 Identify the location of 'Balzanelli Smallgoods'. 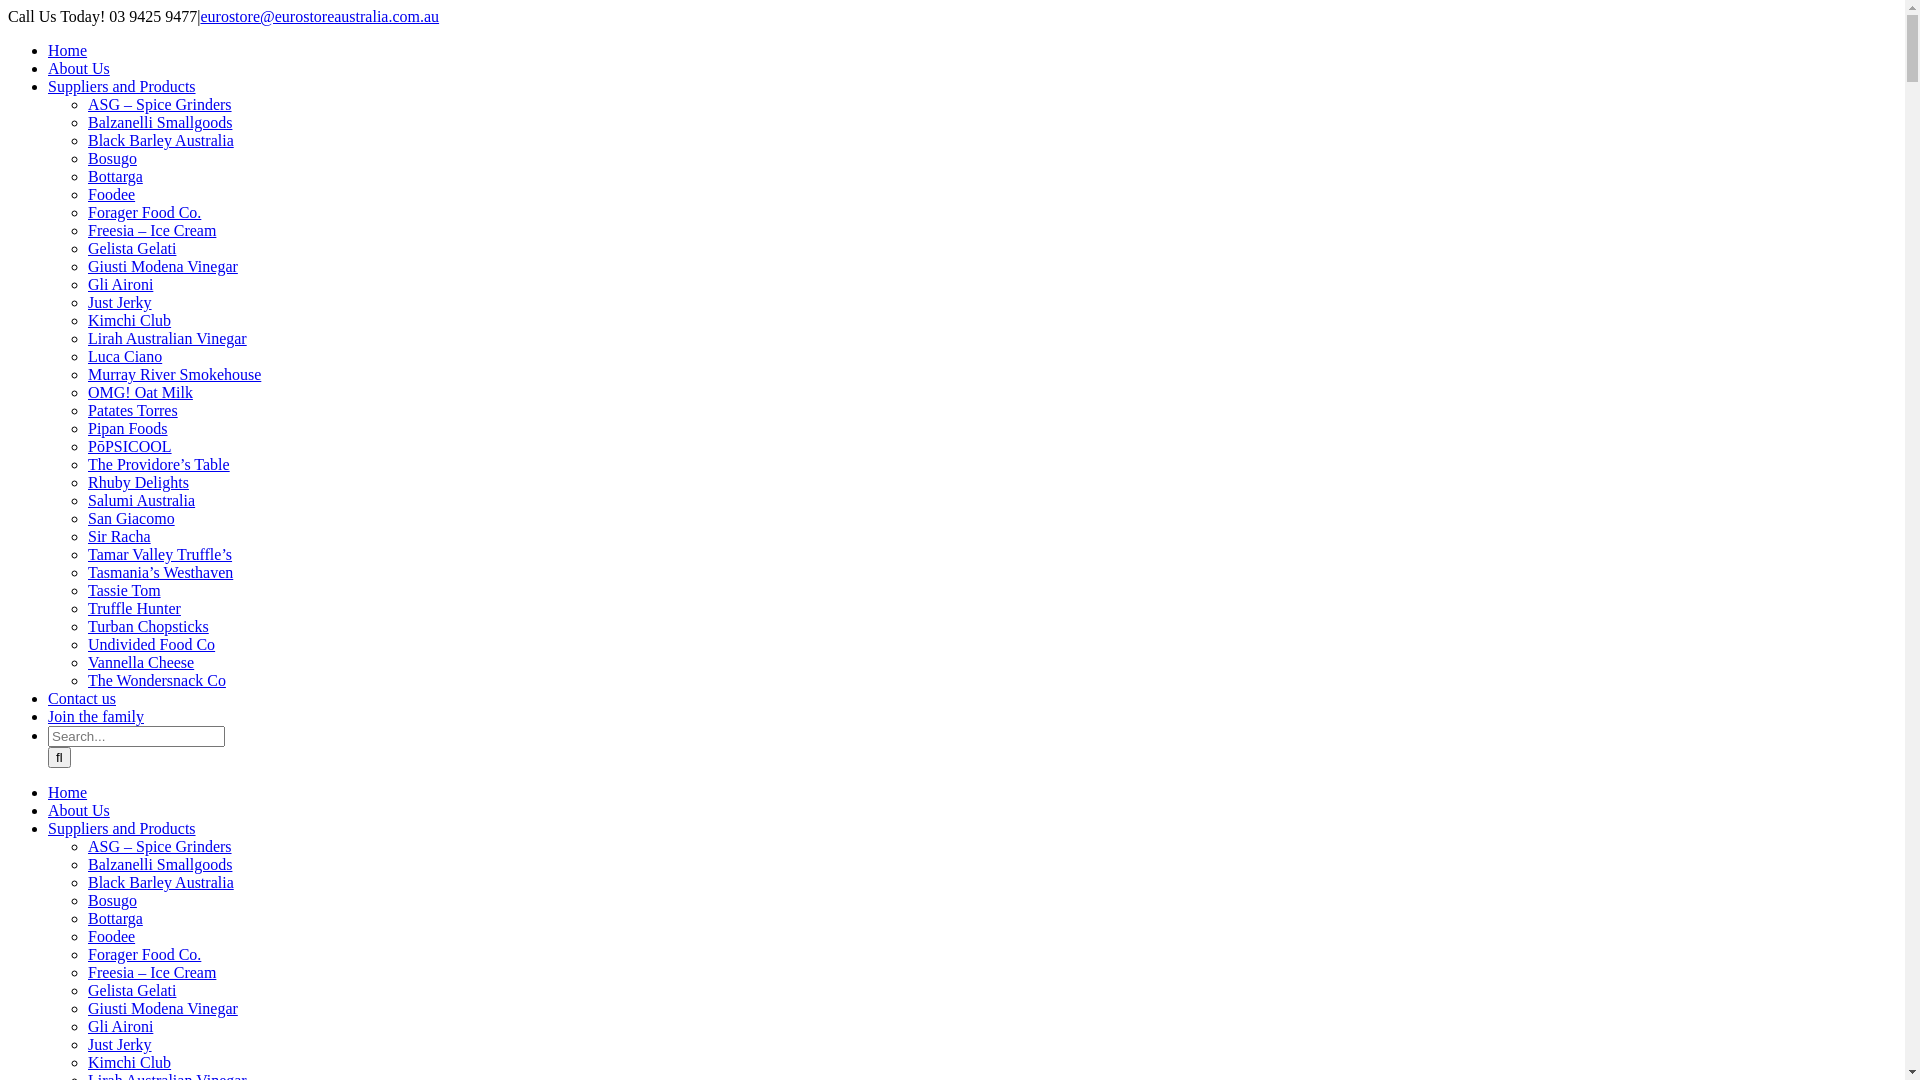
(158, 863).